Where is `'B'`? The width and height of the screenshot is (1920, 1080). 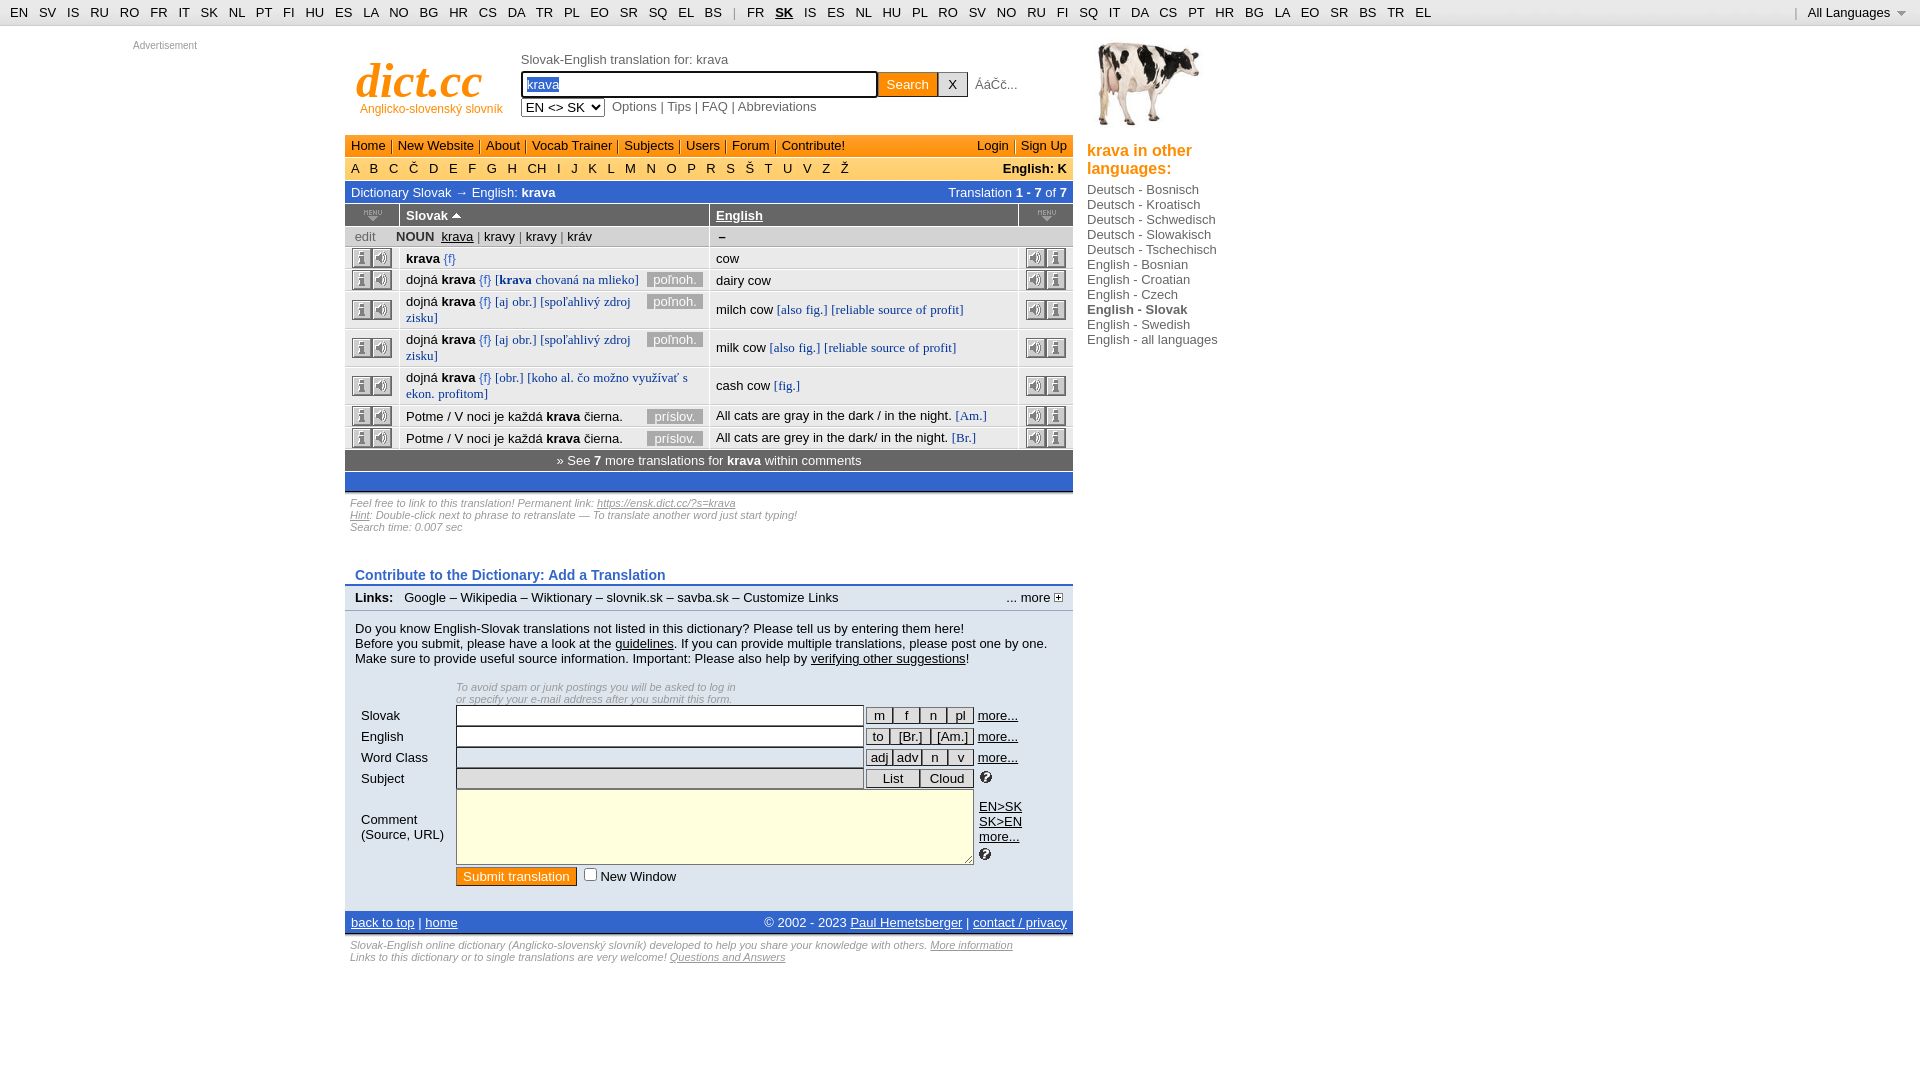
'B' is located at coordinates (365, 167).